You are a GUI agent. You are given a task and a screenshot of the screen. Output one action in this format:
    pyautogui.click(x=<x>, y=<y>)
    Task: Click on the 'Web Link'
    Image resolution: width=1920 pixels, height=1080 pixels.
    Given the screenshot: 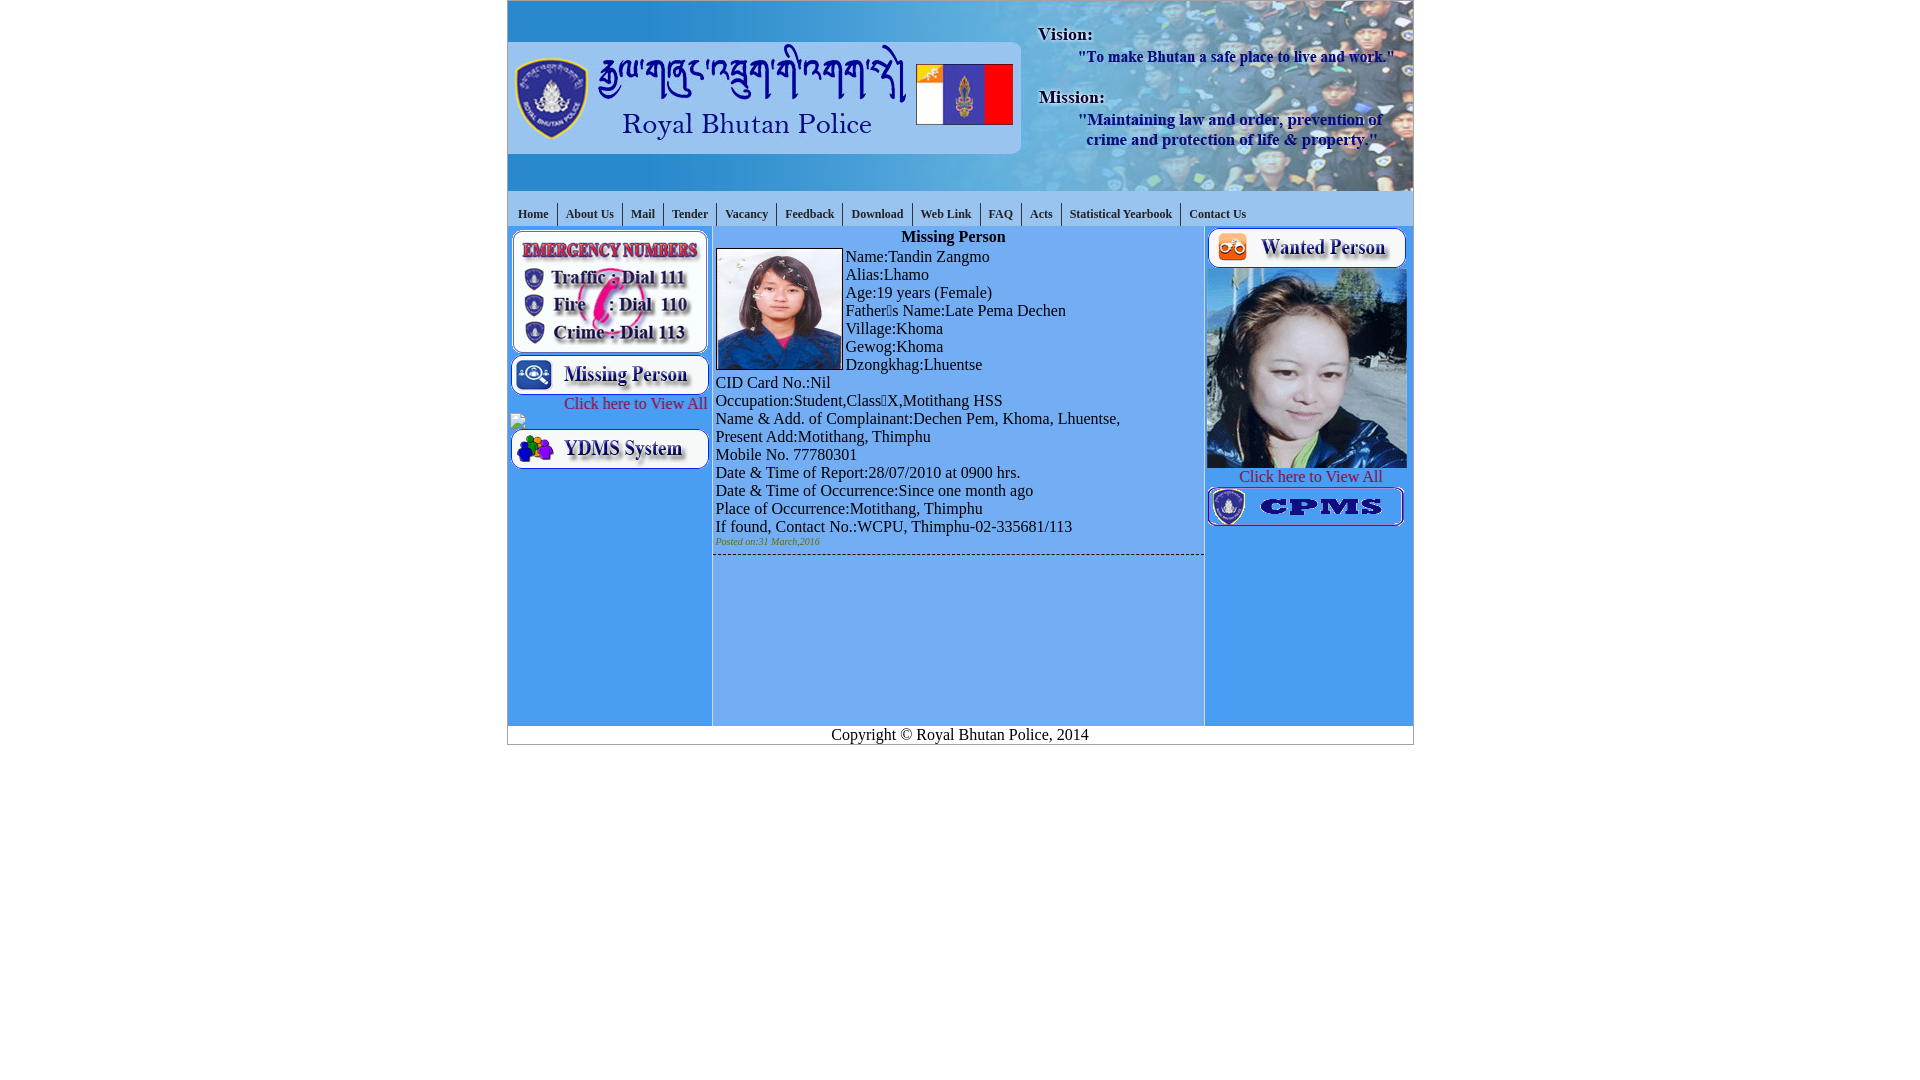 What is the action you would take?
    pyautogui.click(x=944, y=214)
    